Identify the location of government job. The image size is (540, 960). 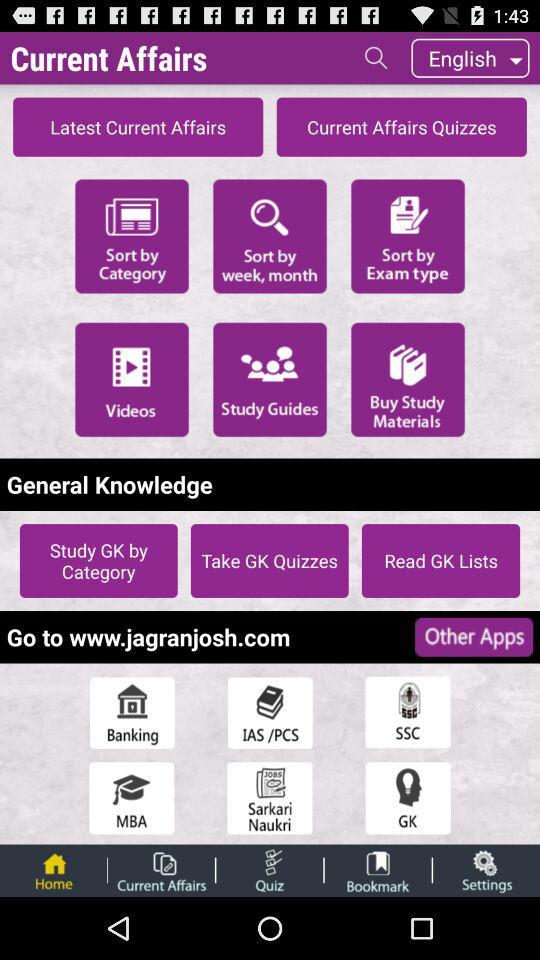
(270, 798).